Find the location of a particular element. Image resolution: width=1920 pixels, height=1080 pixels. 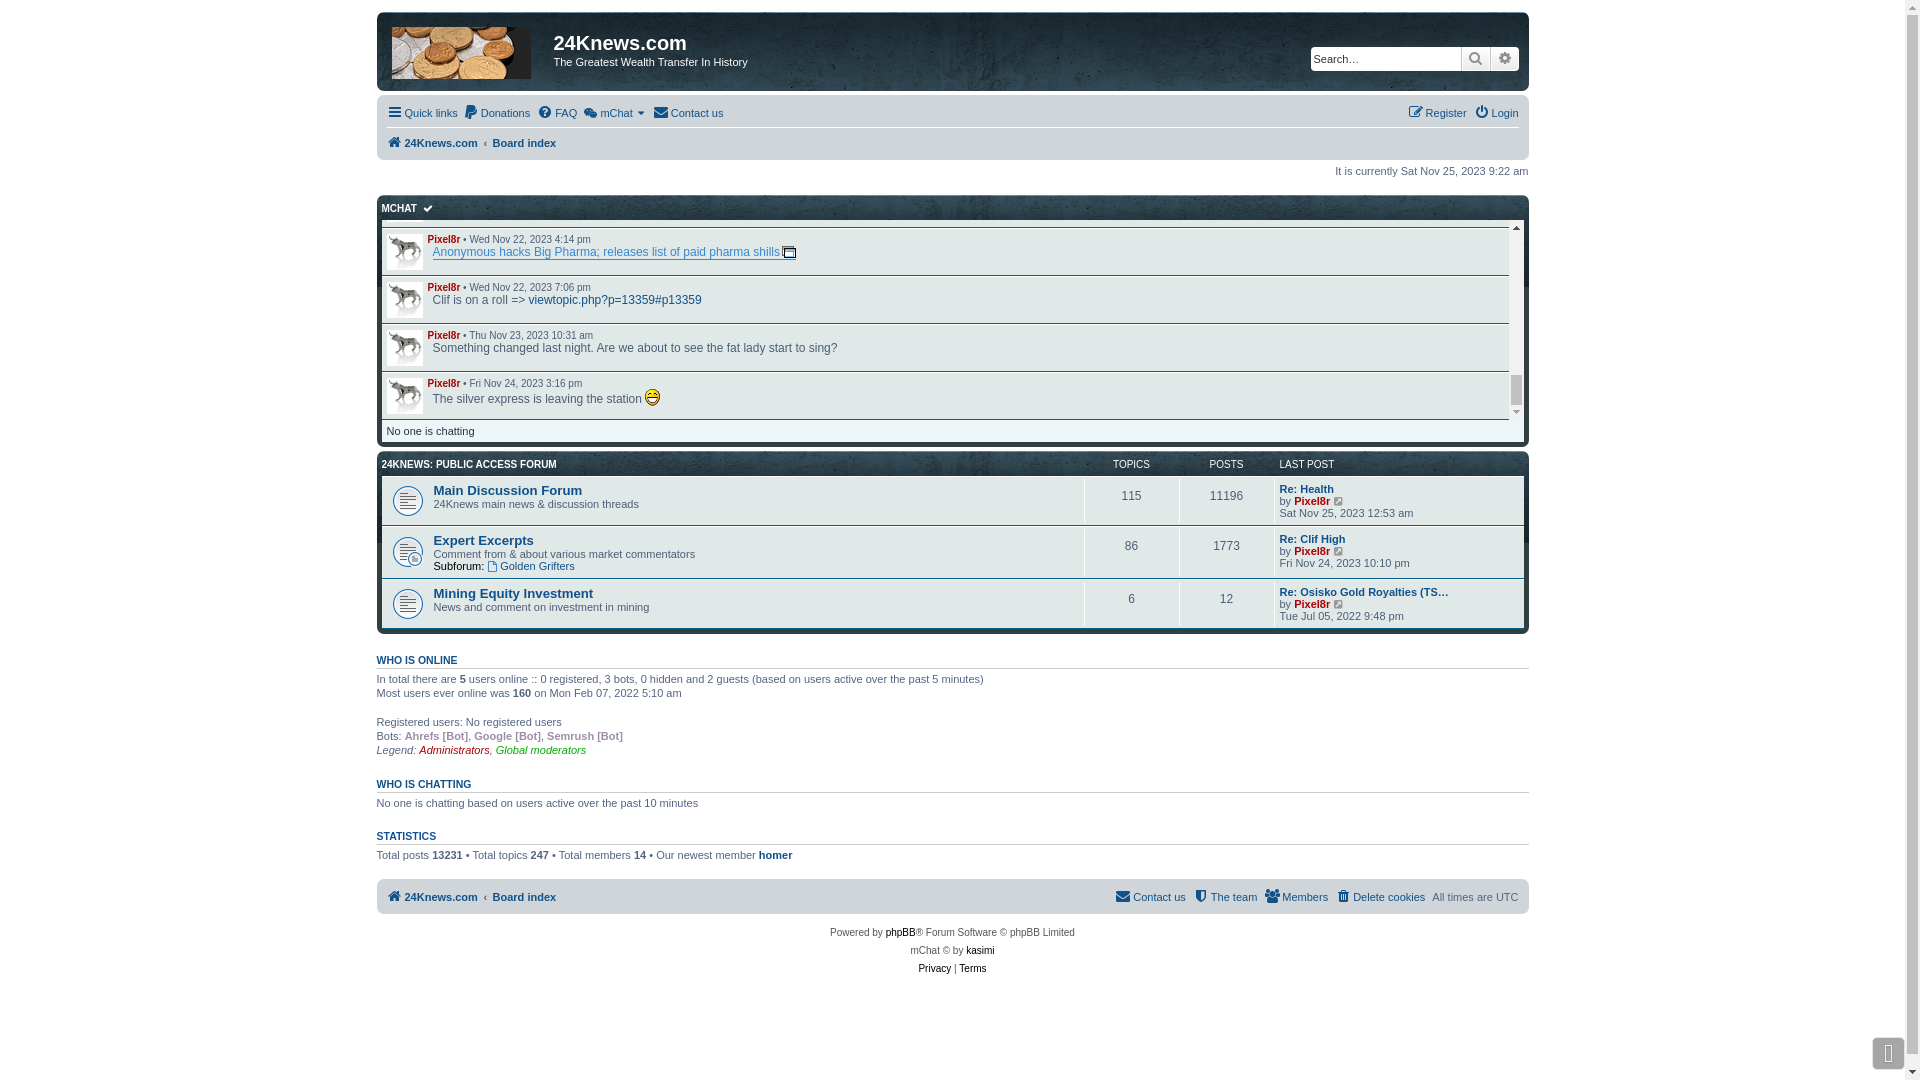

'Privacy' is located at coordinates (933, 967).